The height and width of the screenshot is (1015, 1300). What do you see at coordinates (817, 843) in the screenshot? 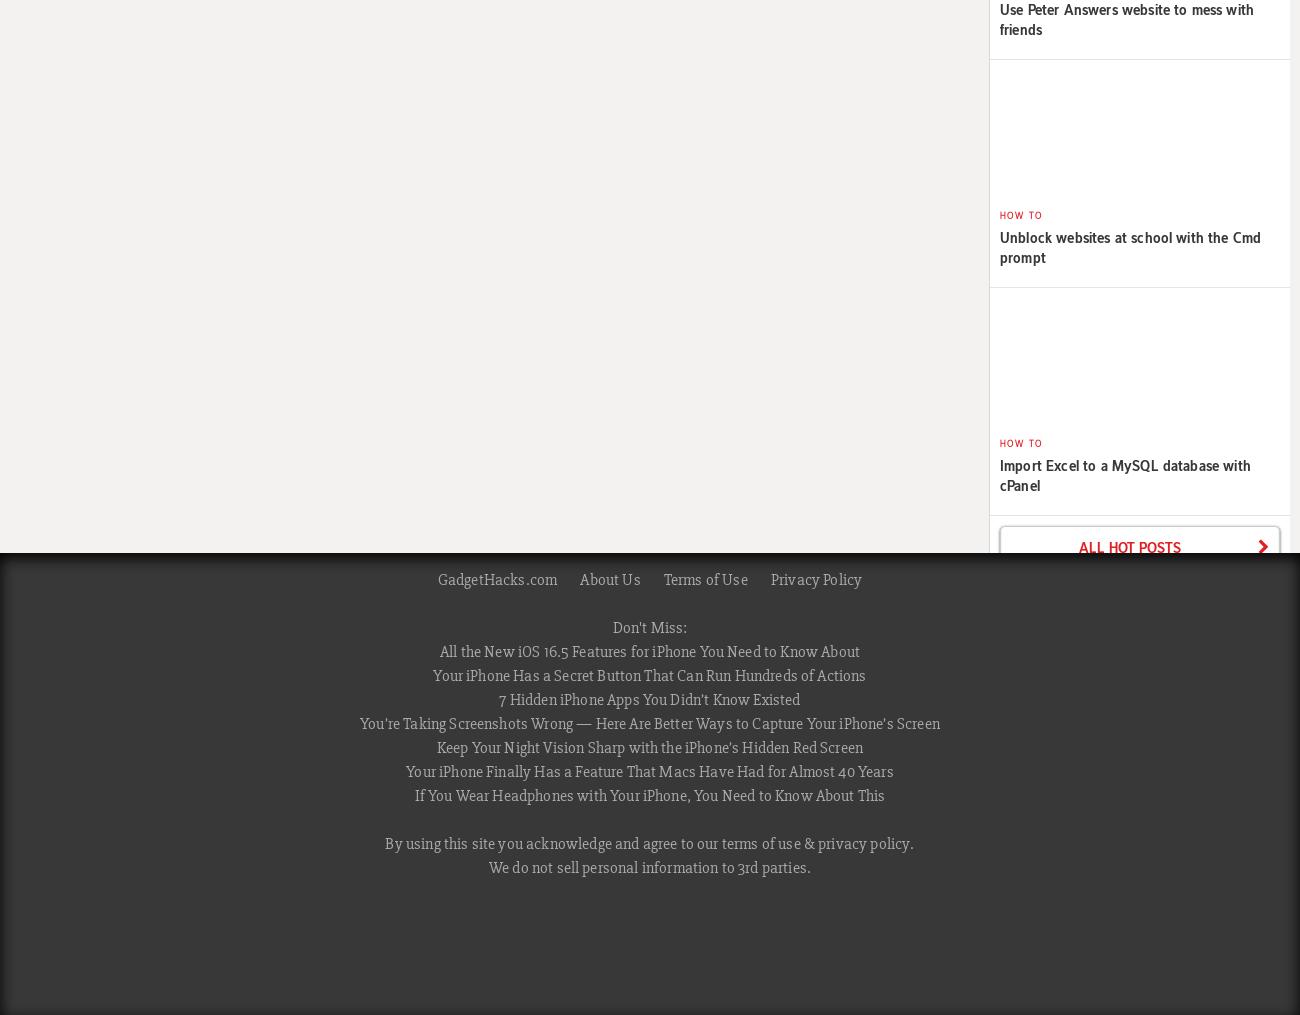
I see `'privacy policy'` at bounding box center [817, 843].